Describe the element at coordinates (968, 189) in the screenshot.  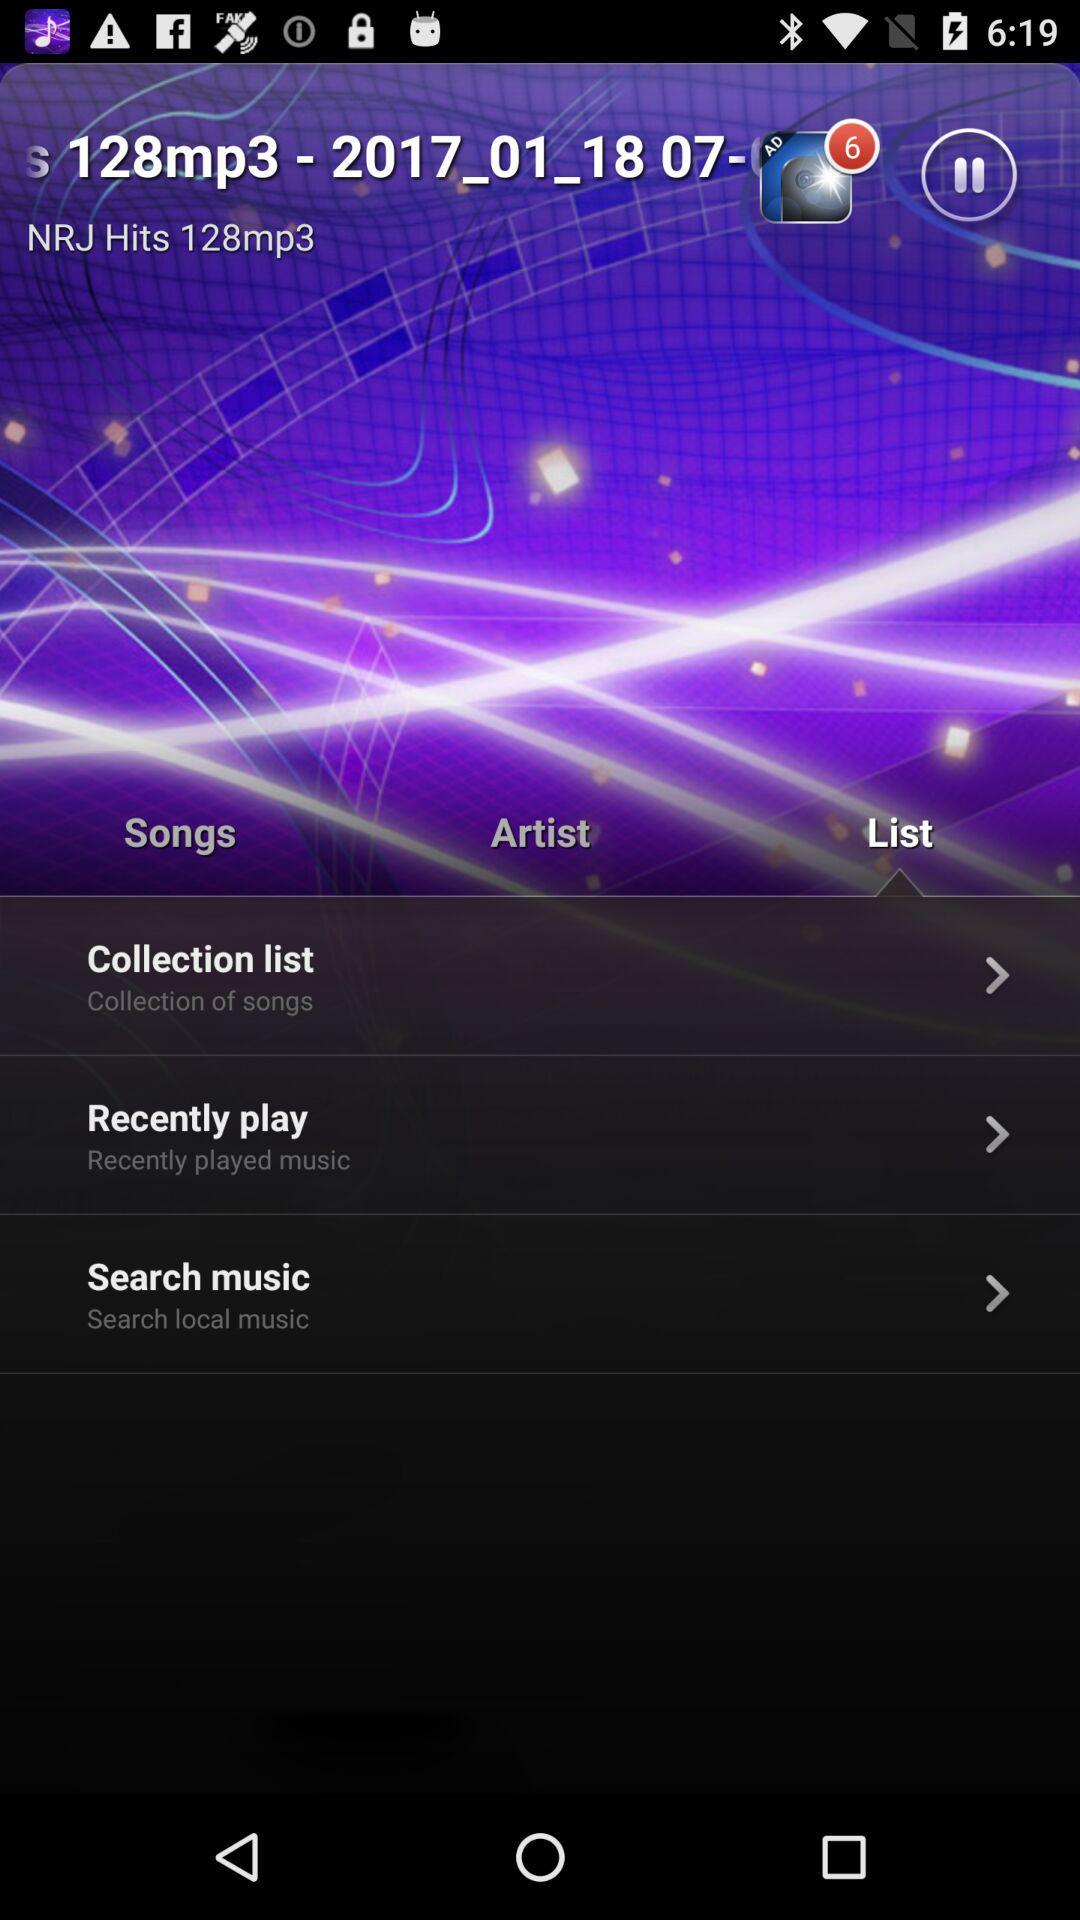
I see `the pause icon` at that location.